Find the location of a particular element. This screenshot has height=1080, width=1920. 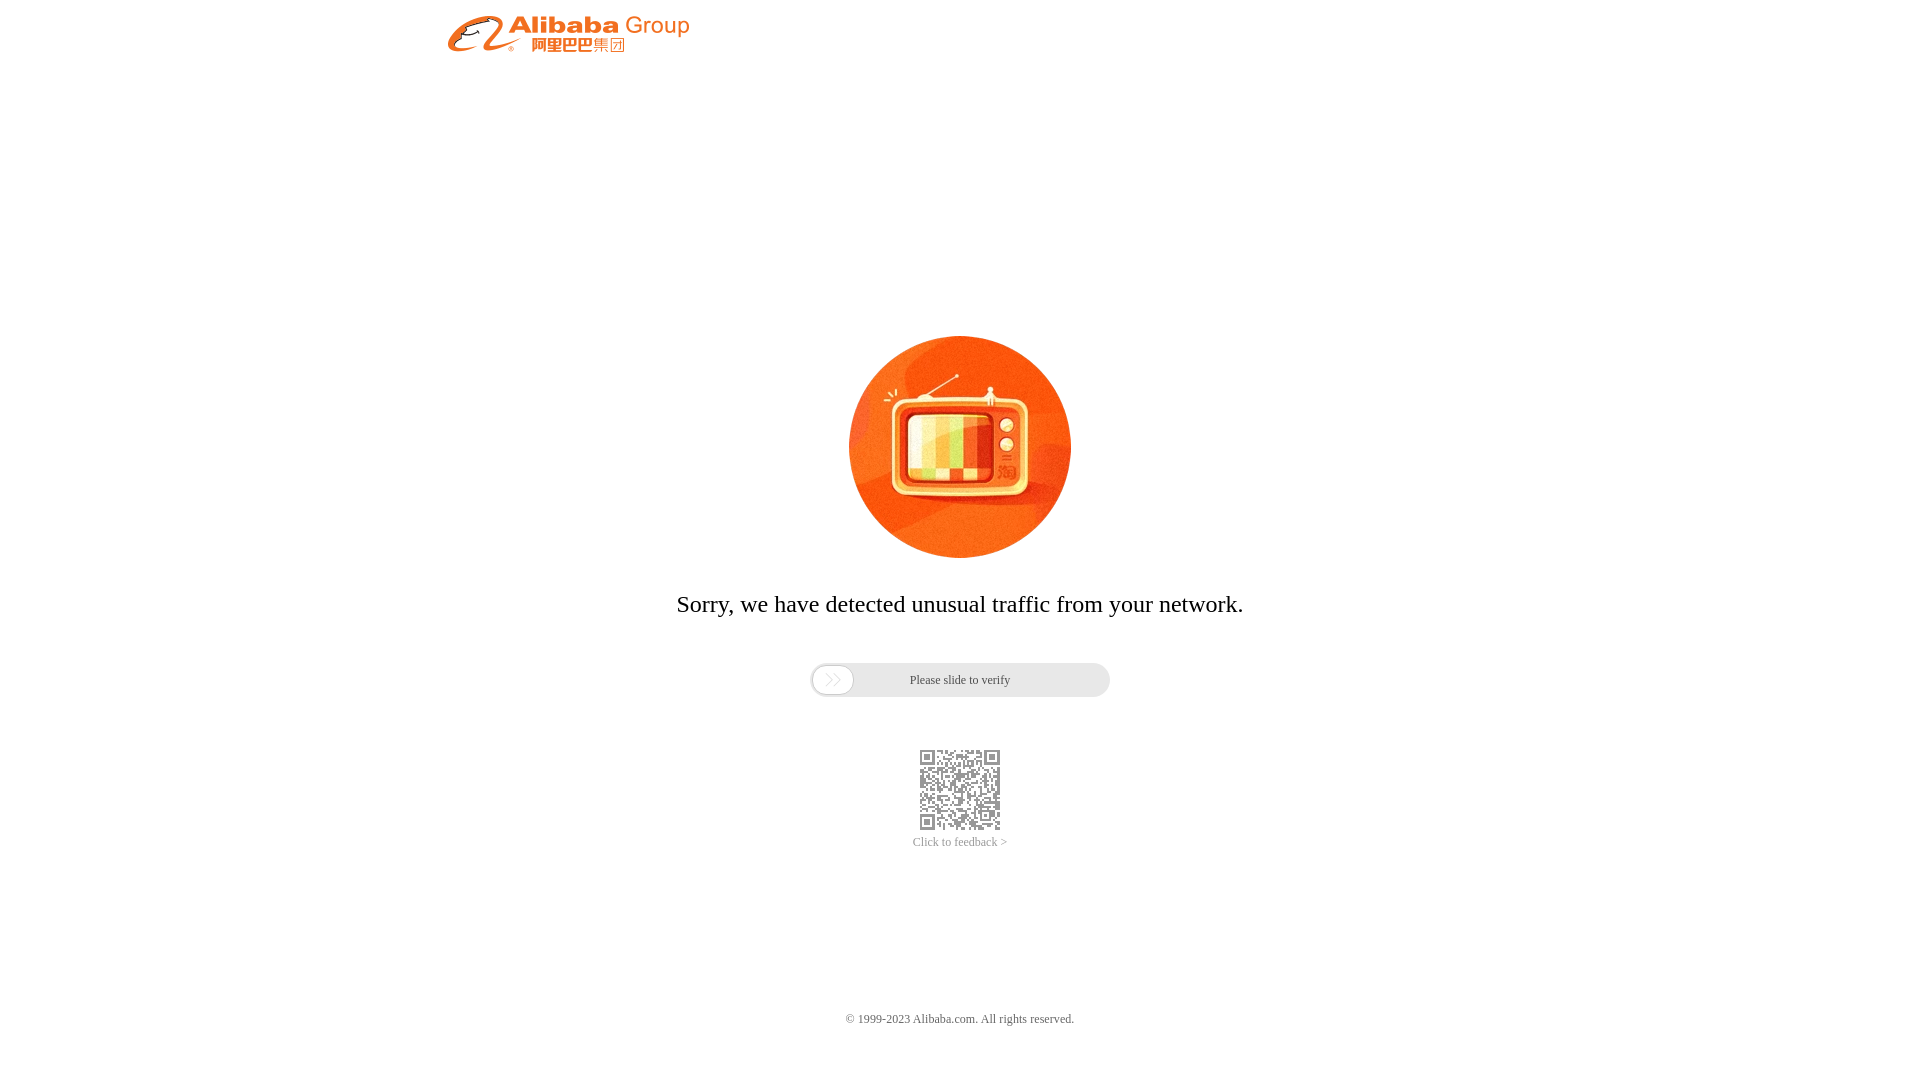

'Click to feedback >' is located at coordinates (960, 842).